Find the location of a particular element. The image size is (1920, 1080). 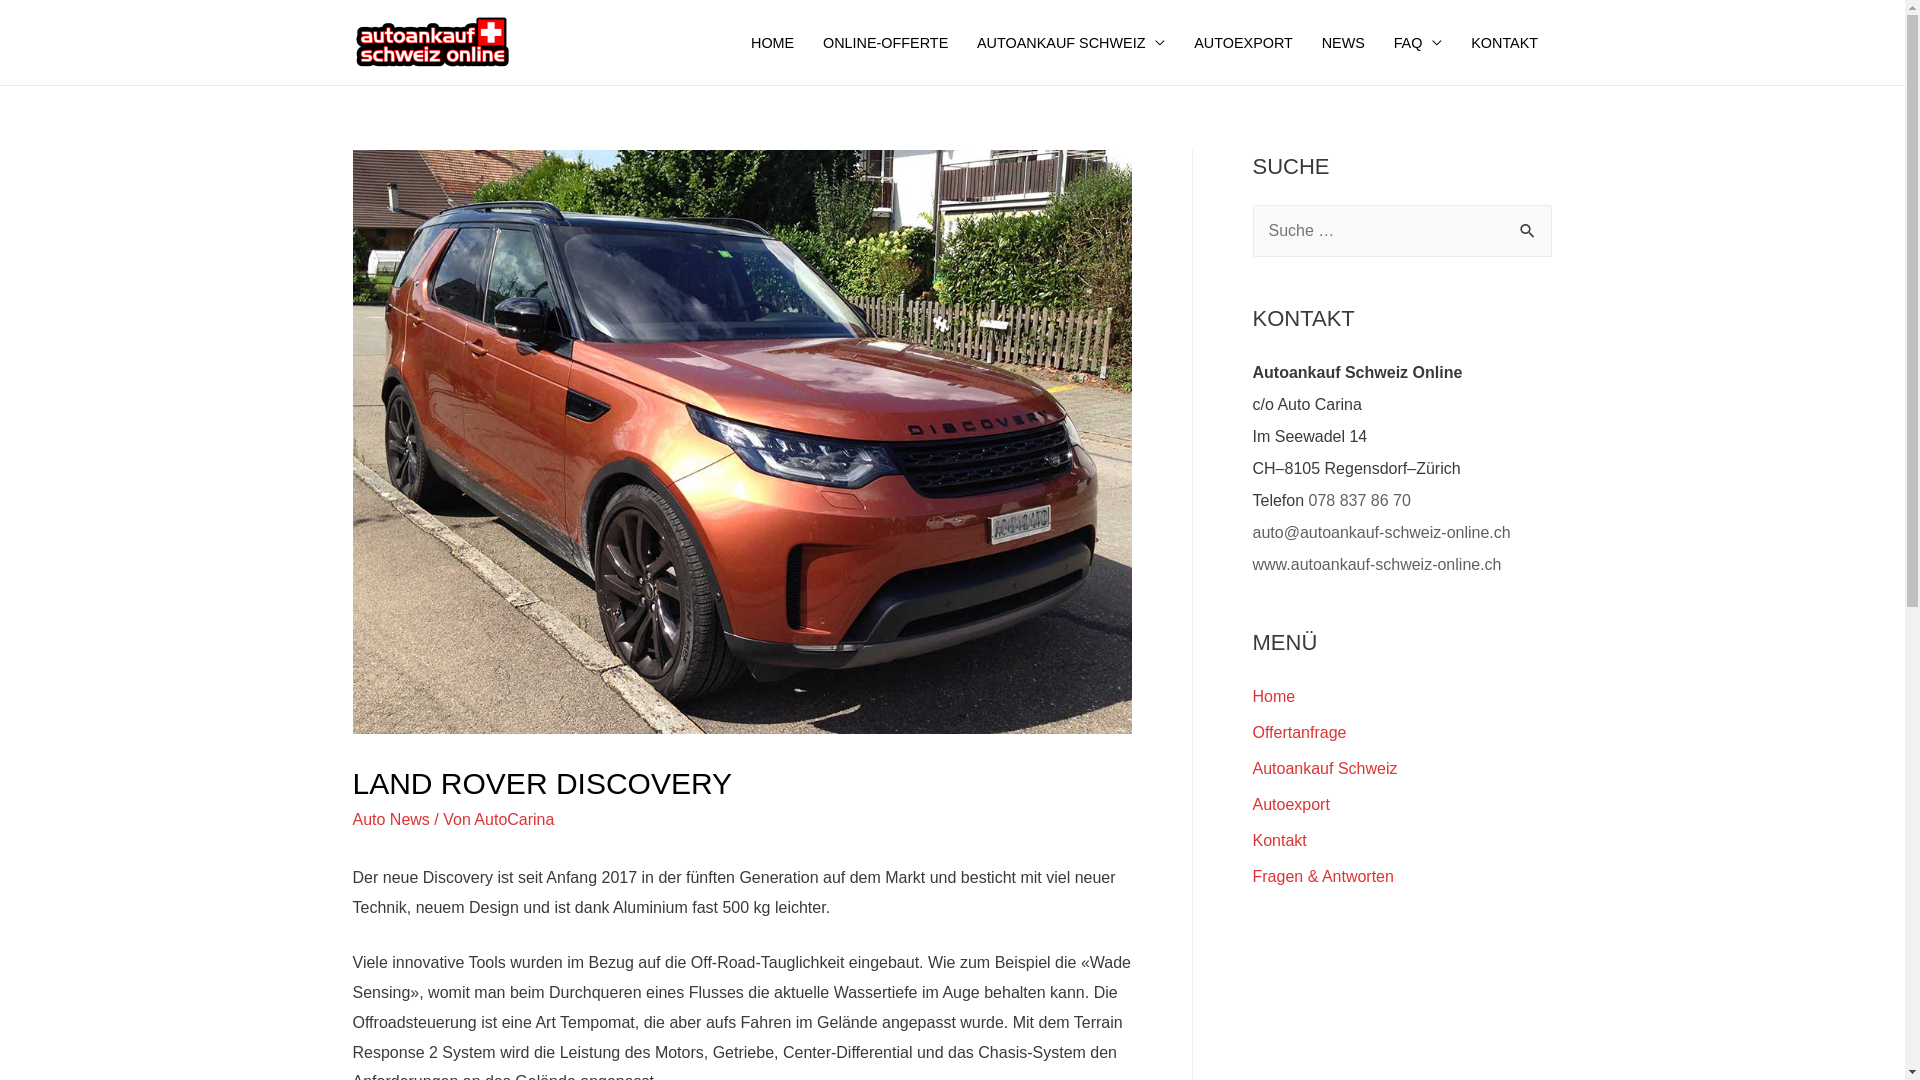

'Autoexport' is located at coordinates (1290, 803).